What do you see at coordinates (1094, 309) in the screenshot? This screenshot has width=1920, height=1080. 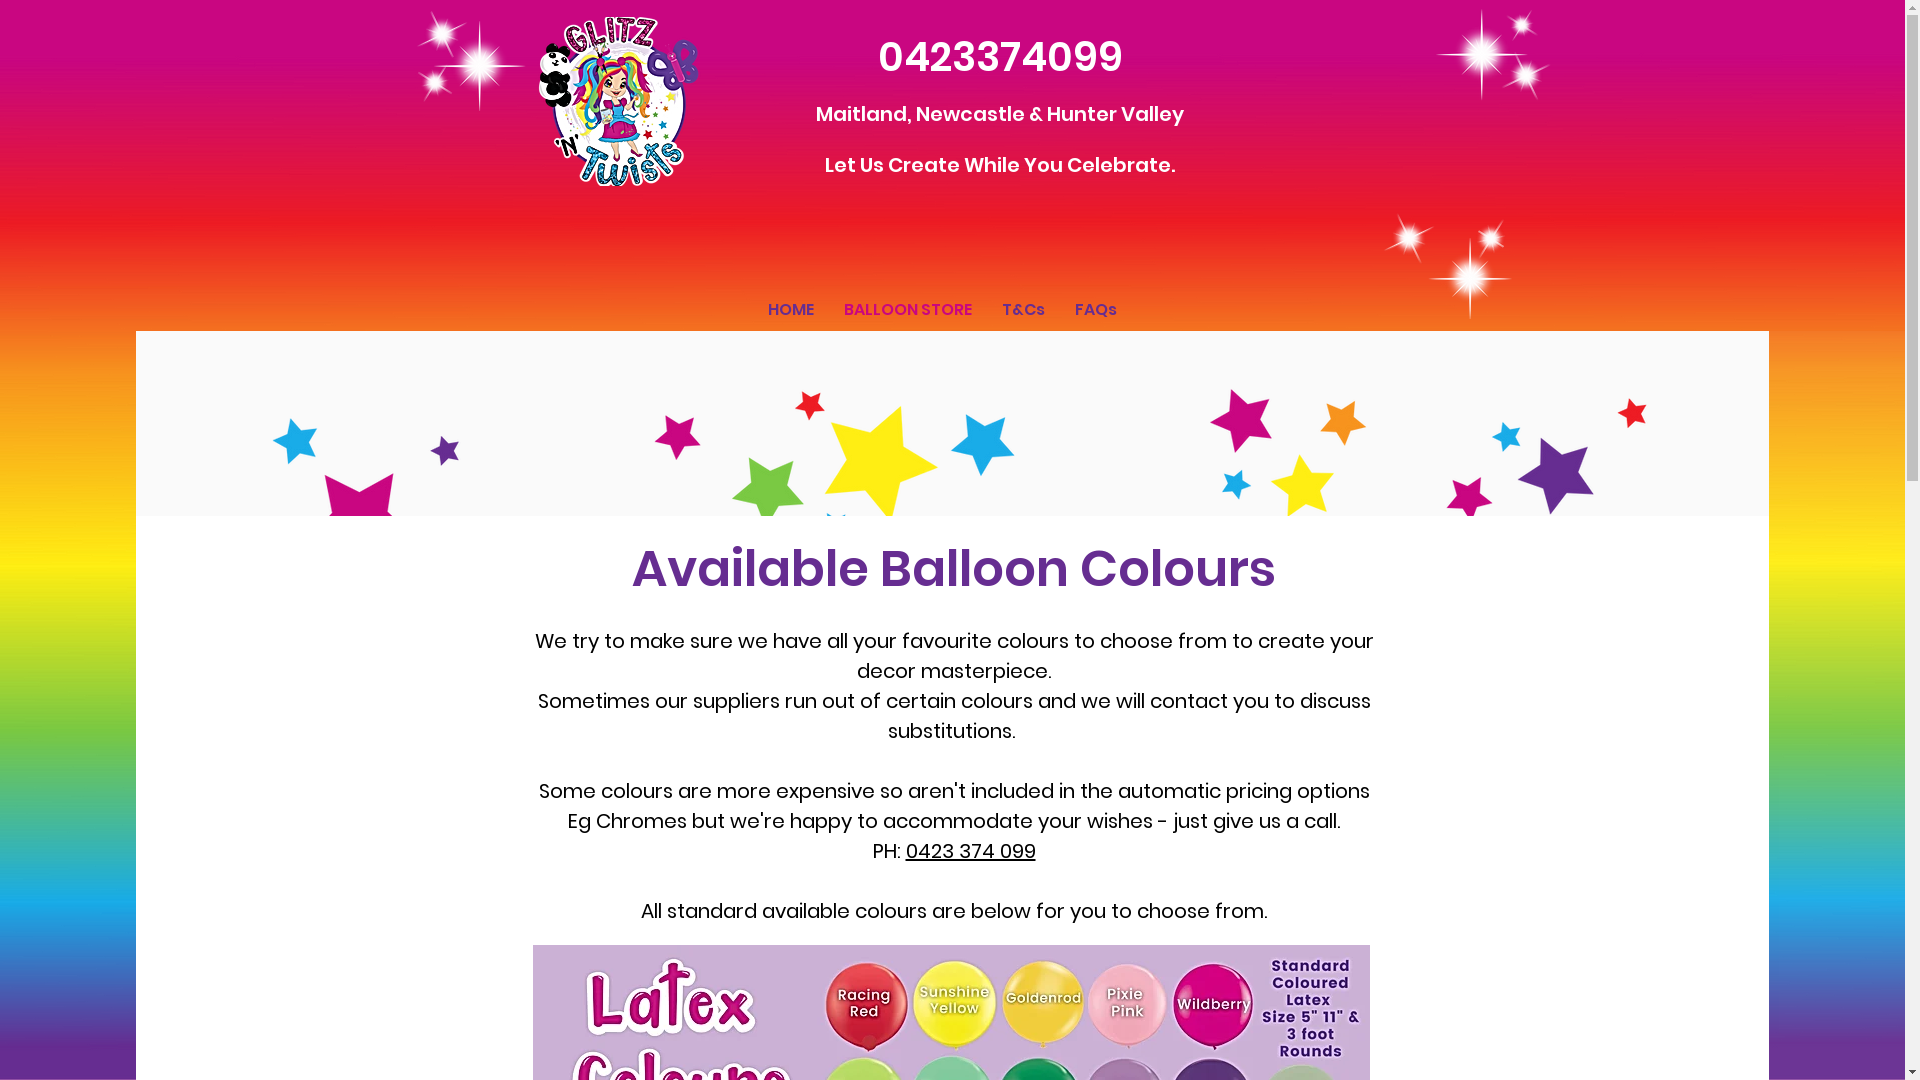 I see `'FAQs'` at bounding box center [1094, 309].